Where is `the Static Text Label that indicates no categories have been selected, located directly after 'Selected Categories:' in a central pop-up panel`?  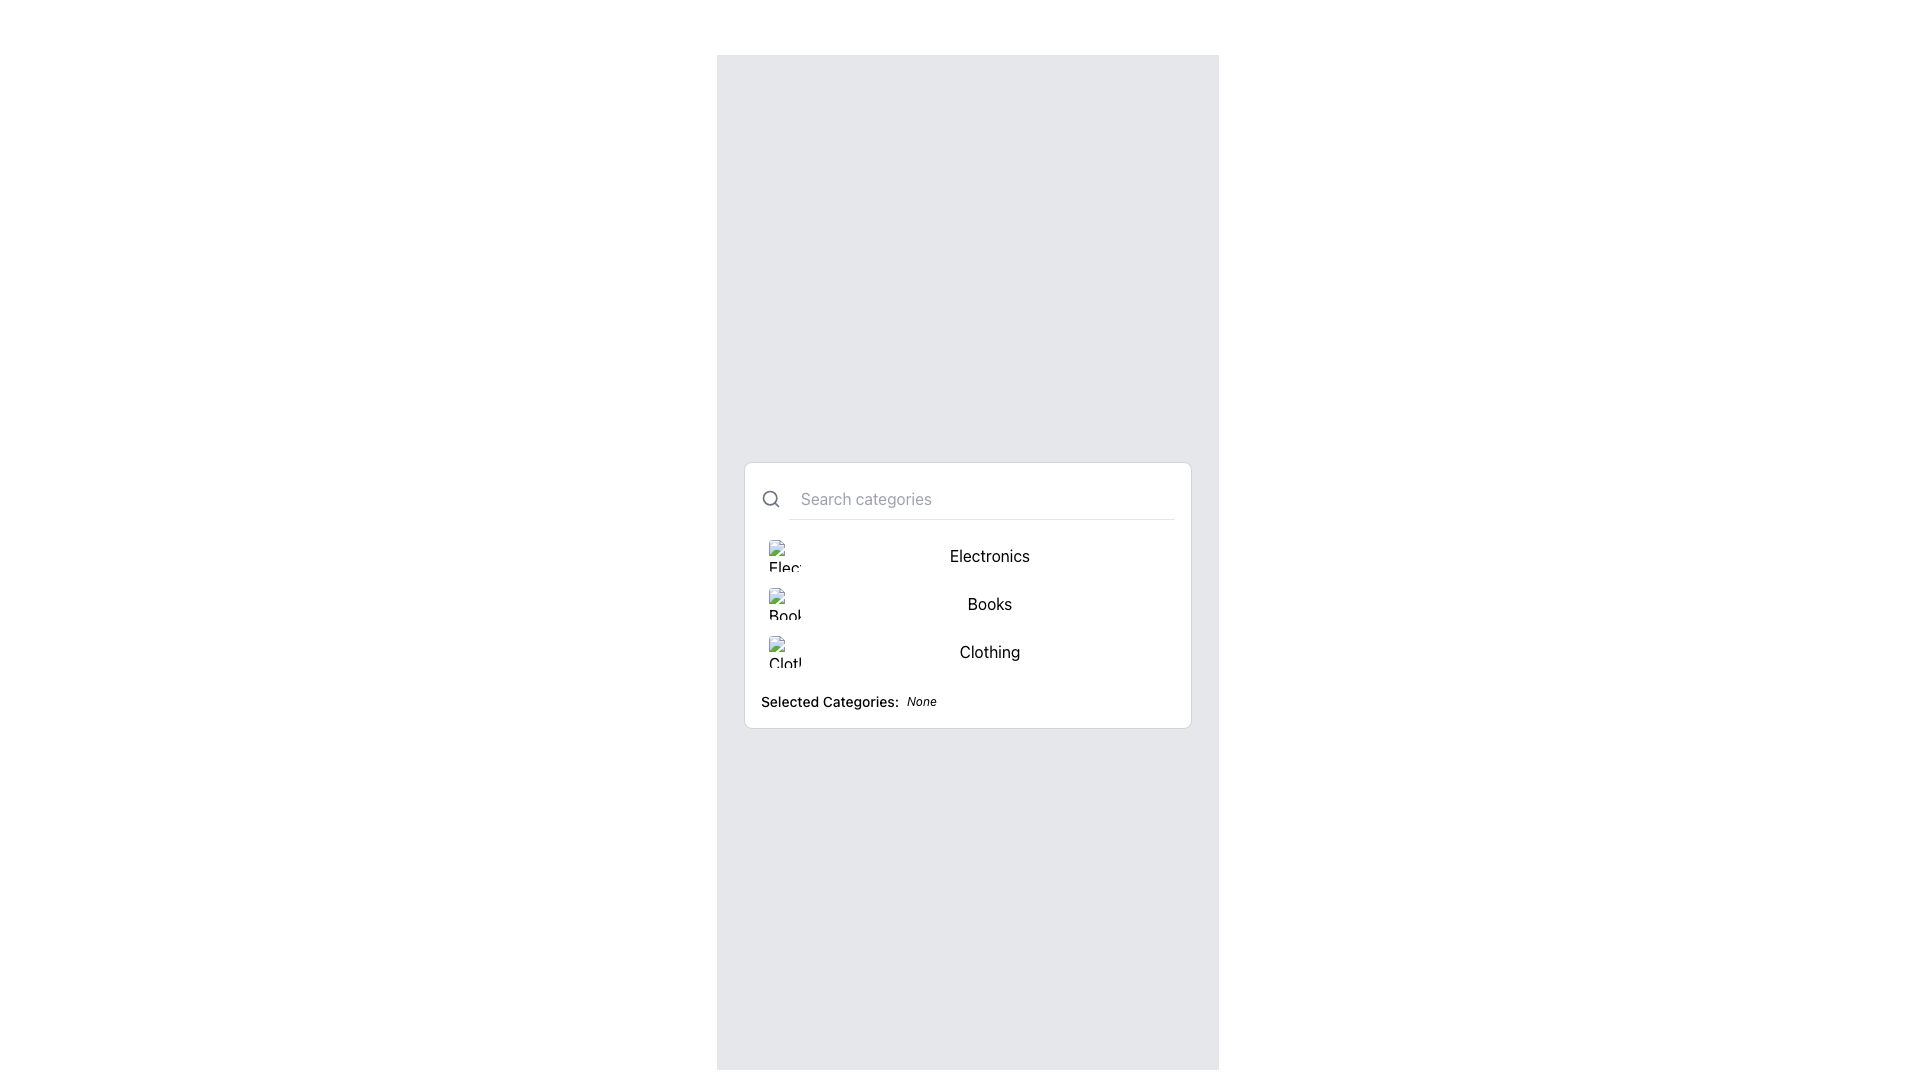 the Static Text Label that indicates no categories have been selected, located directly after 'Selected Categories:' in a central pop-up panel is located at coordinates (920, 700).